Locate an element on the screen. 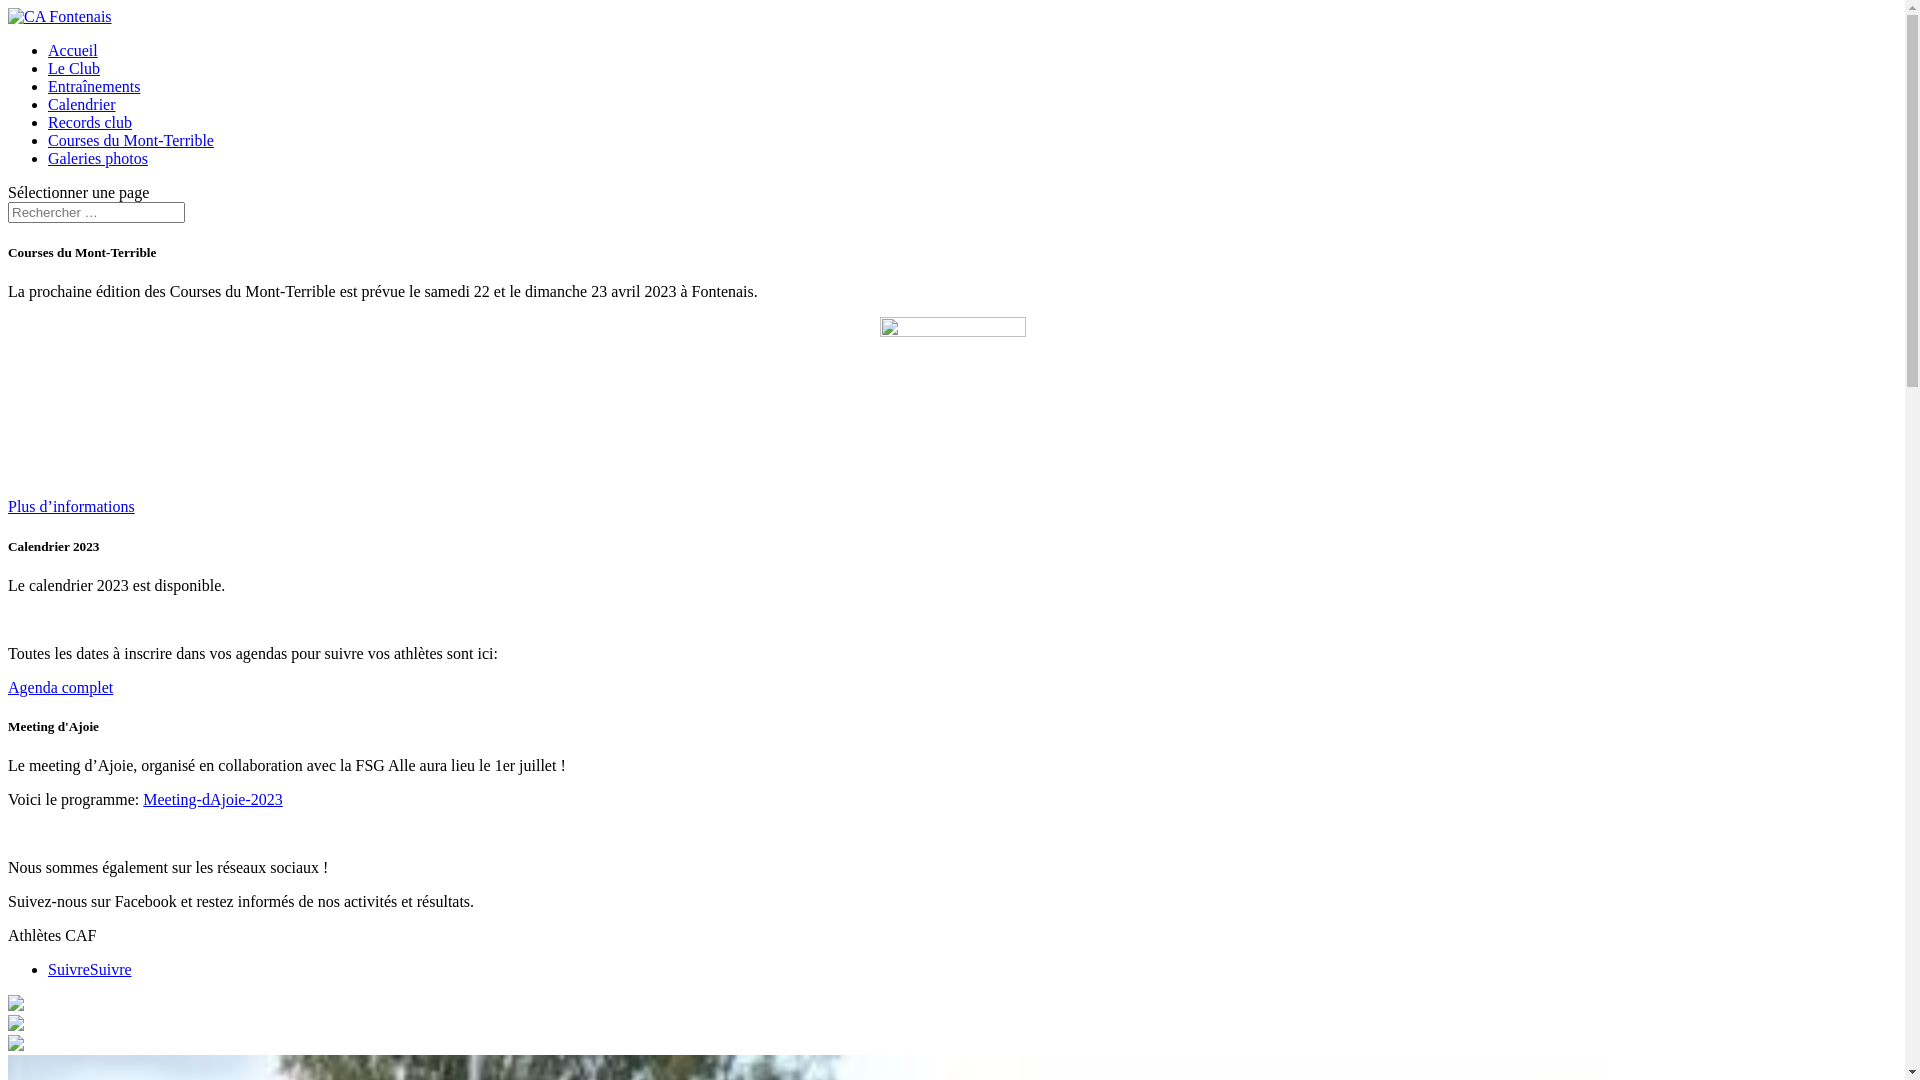 This screenshot has width=1920, height=1080. 'Records club' is located at coordinates (89, 122).